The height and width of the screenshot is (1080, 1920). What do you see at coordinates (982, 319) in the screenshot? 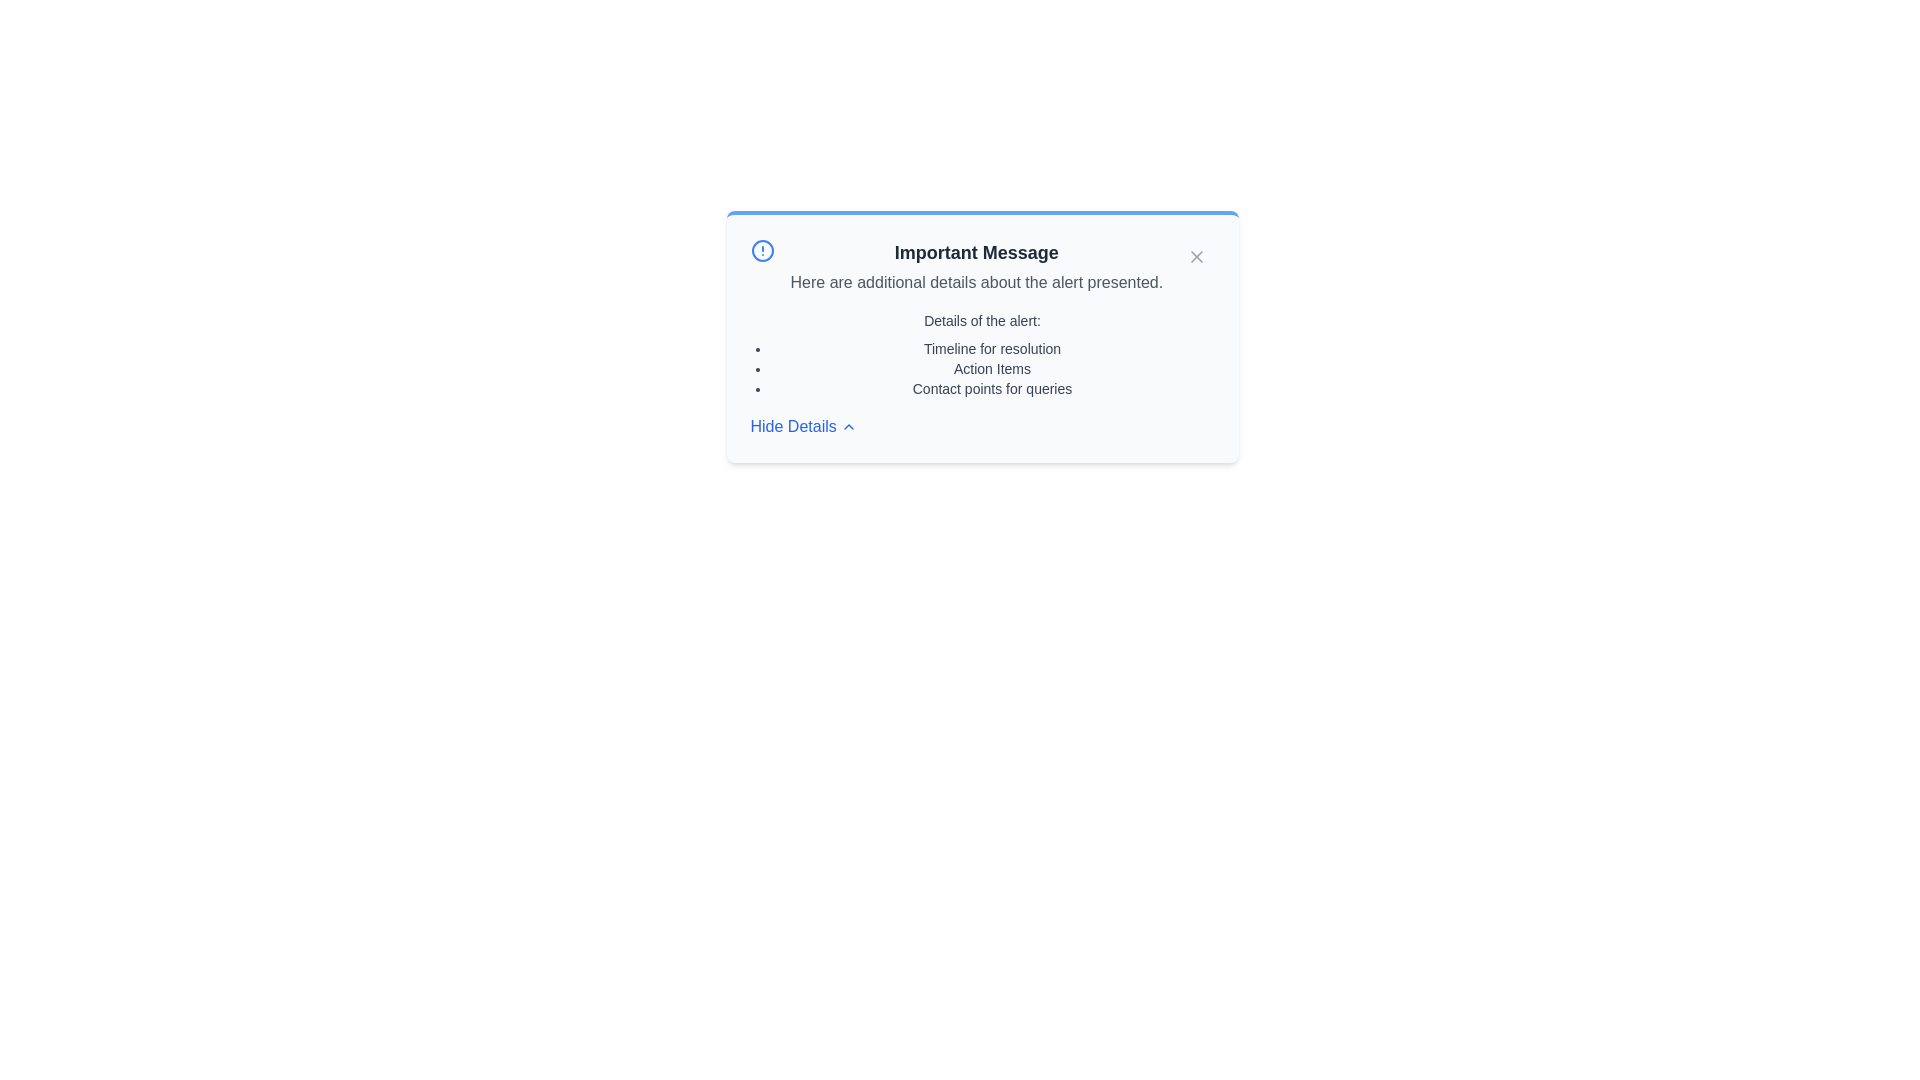
I see `the static text label that reads 'Details of the alert:', which is styled with a smaller font size and located below the header 'Important Message'` at bounding box center [982, 319].